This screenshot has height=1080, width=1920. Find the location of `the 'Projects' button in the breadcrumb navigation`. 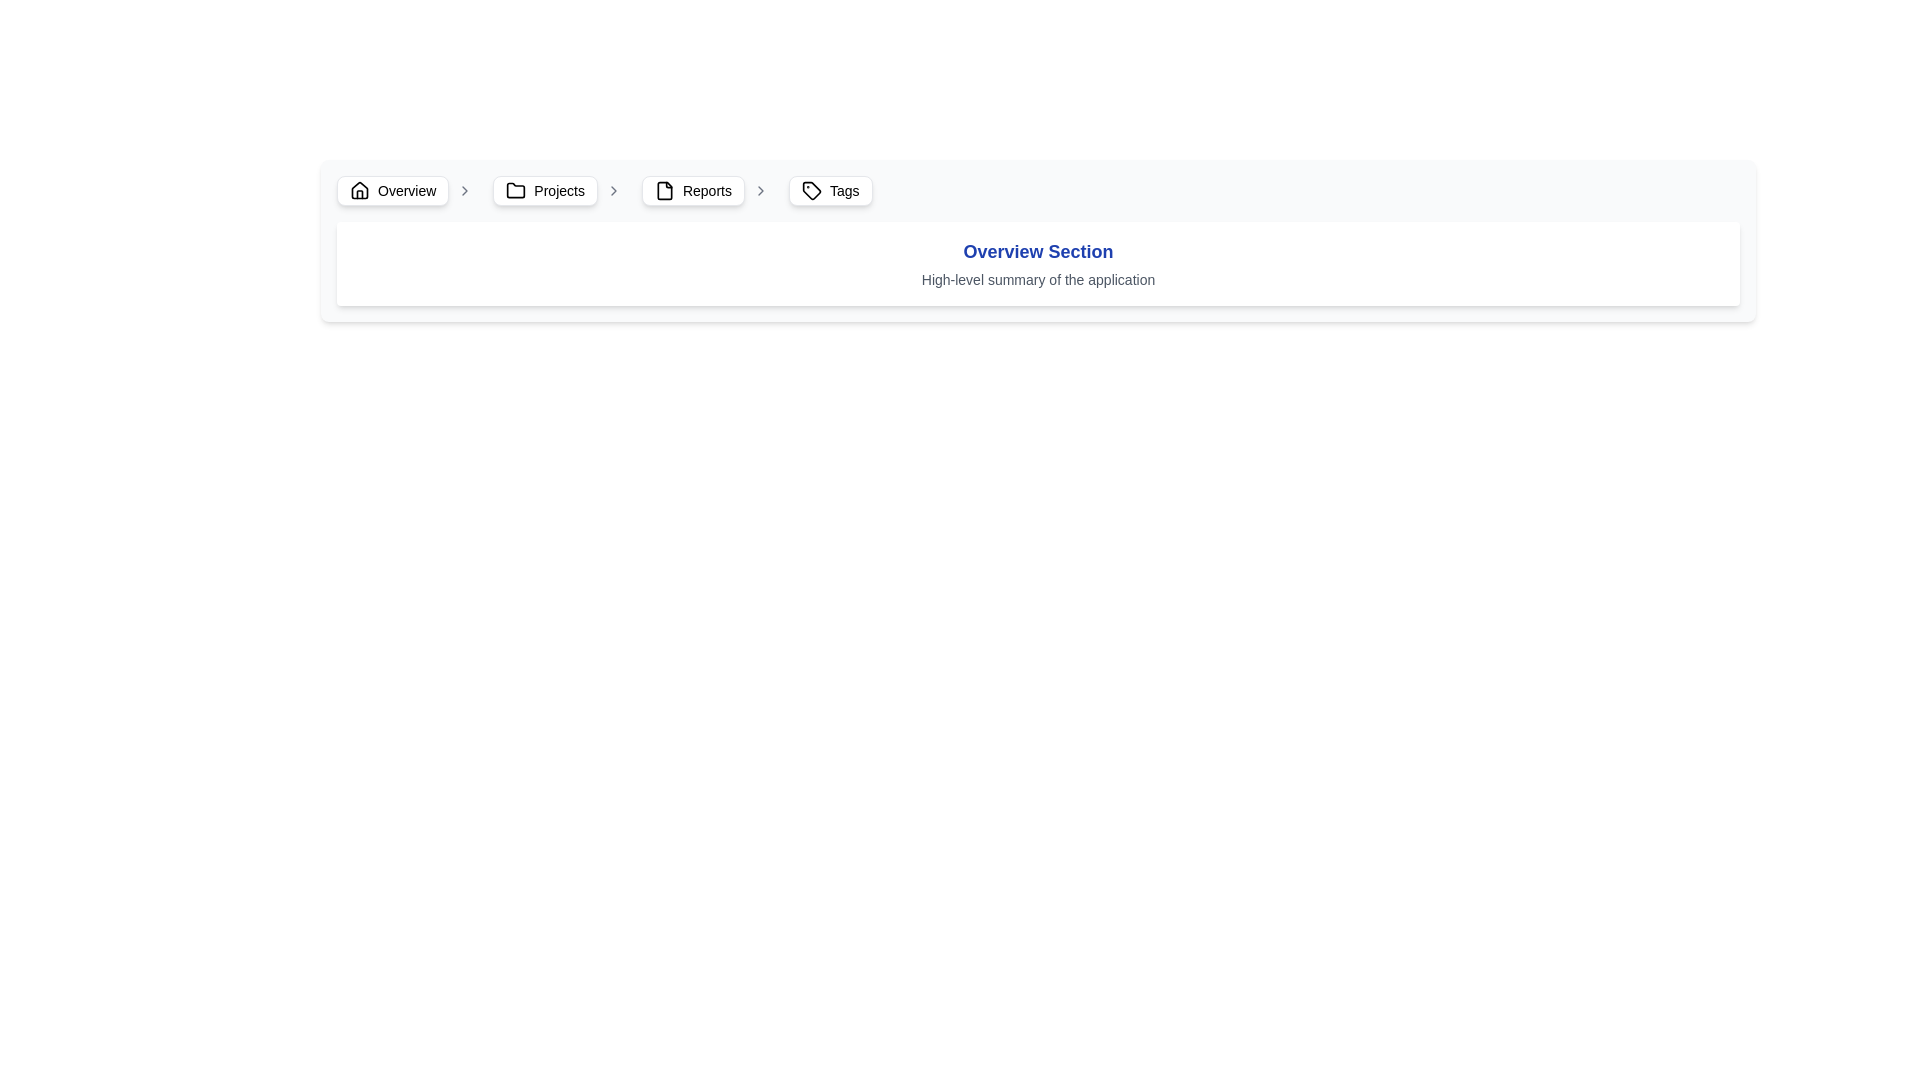

the 'Projects' button in the breadcrumb navigation is located at coordinates (545, 191).